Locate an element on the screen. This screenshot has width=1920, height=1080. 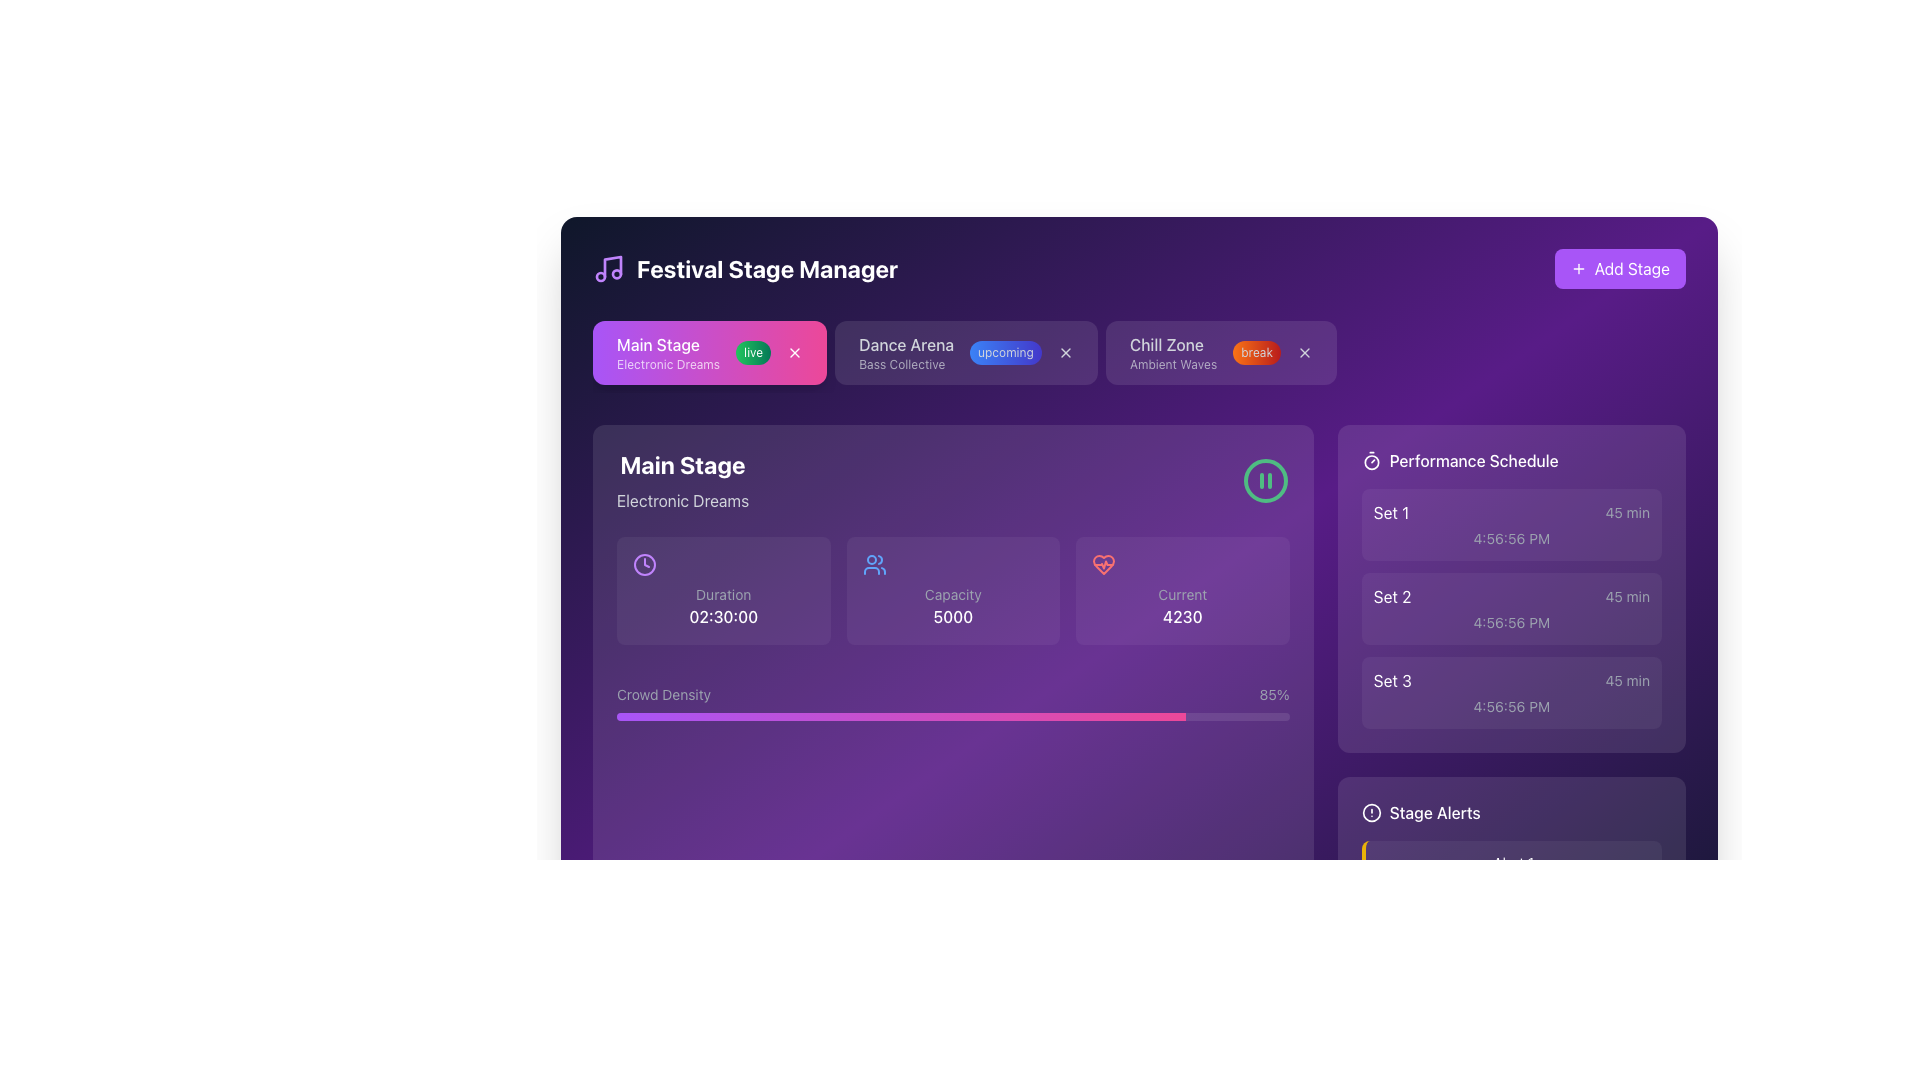
the third item in the vertical list labeled 'Set 3' under the 'Performance Schedule' is located at coordinates (1511, 692).